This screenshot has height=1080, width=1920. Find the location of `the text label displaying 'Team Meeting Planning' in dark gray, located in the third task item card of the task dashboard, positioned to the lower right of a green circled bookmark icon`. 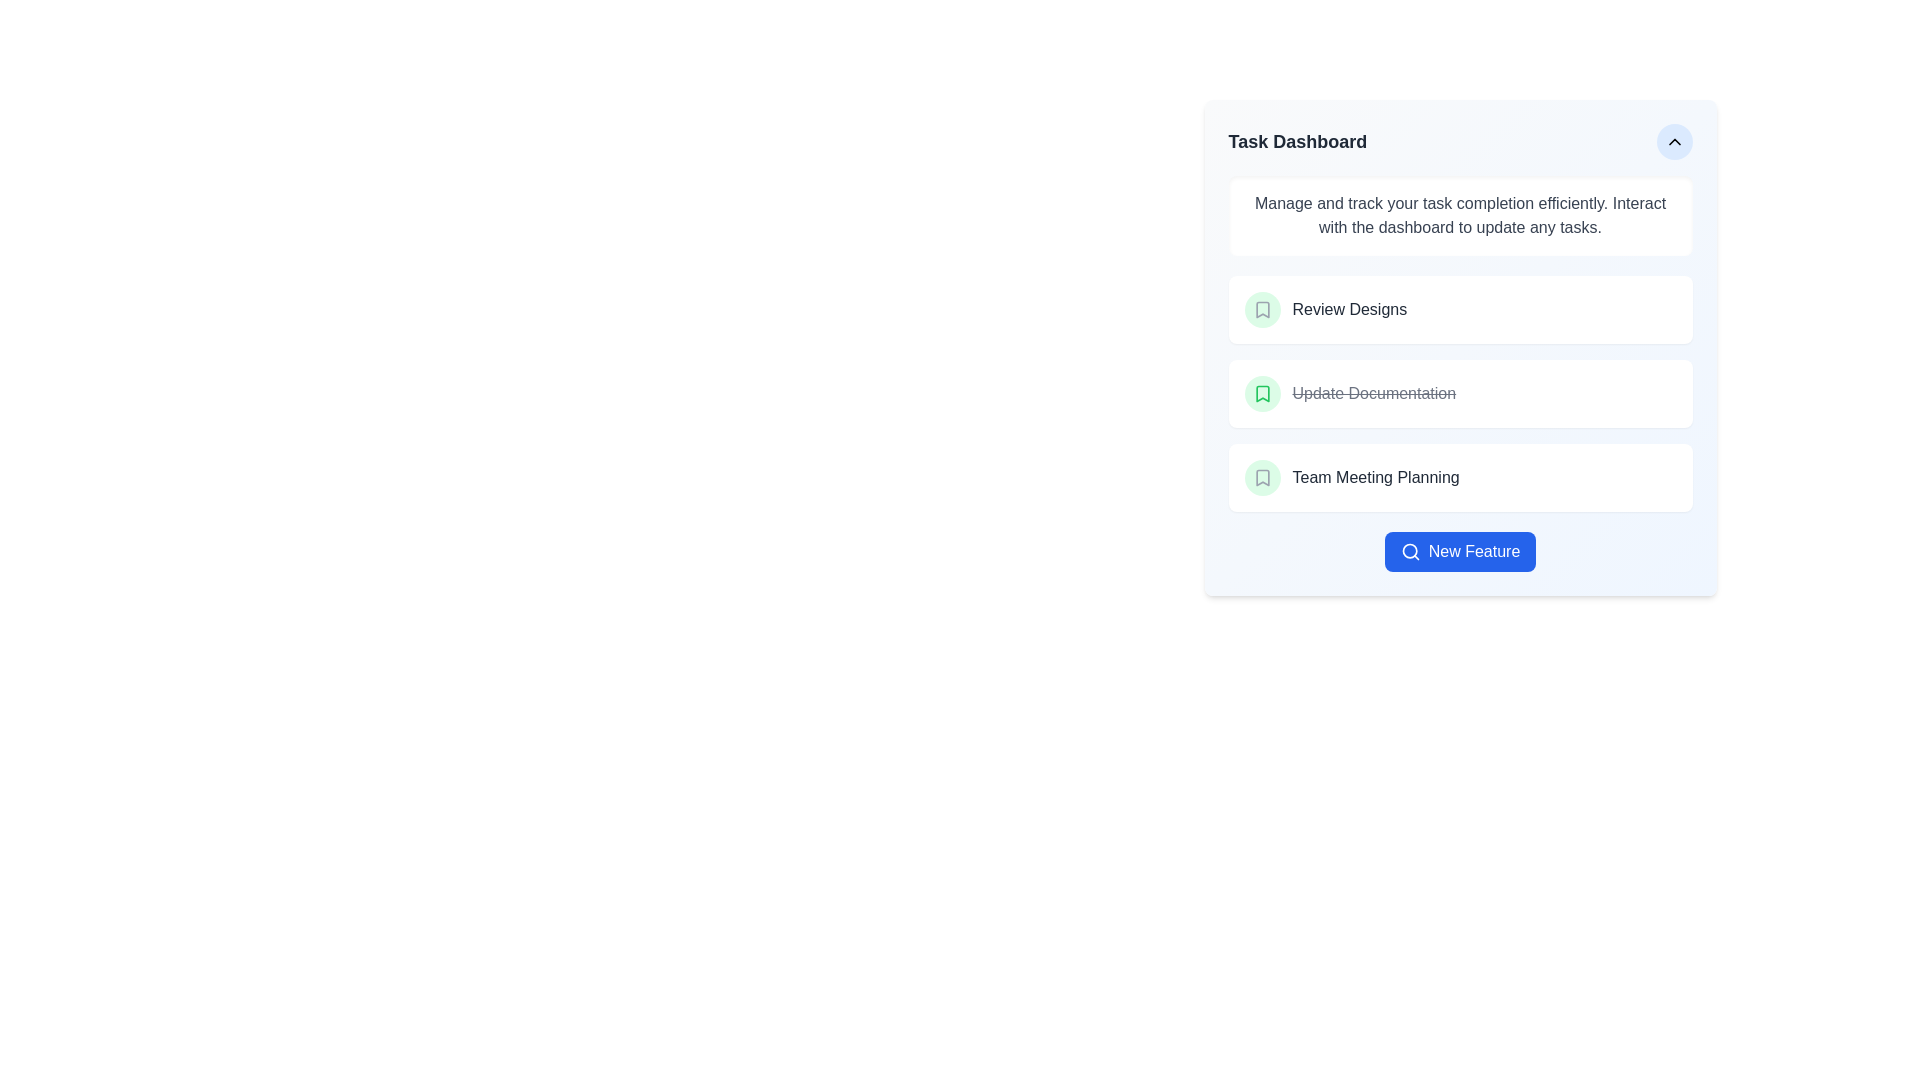

the text label displaying 'Team Meeting Planning' in dark gray, located in the third task item card of the task dashboard, positioned to the lower right of a green circled bookmark icon is located at coordinates (1375, 478).